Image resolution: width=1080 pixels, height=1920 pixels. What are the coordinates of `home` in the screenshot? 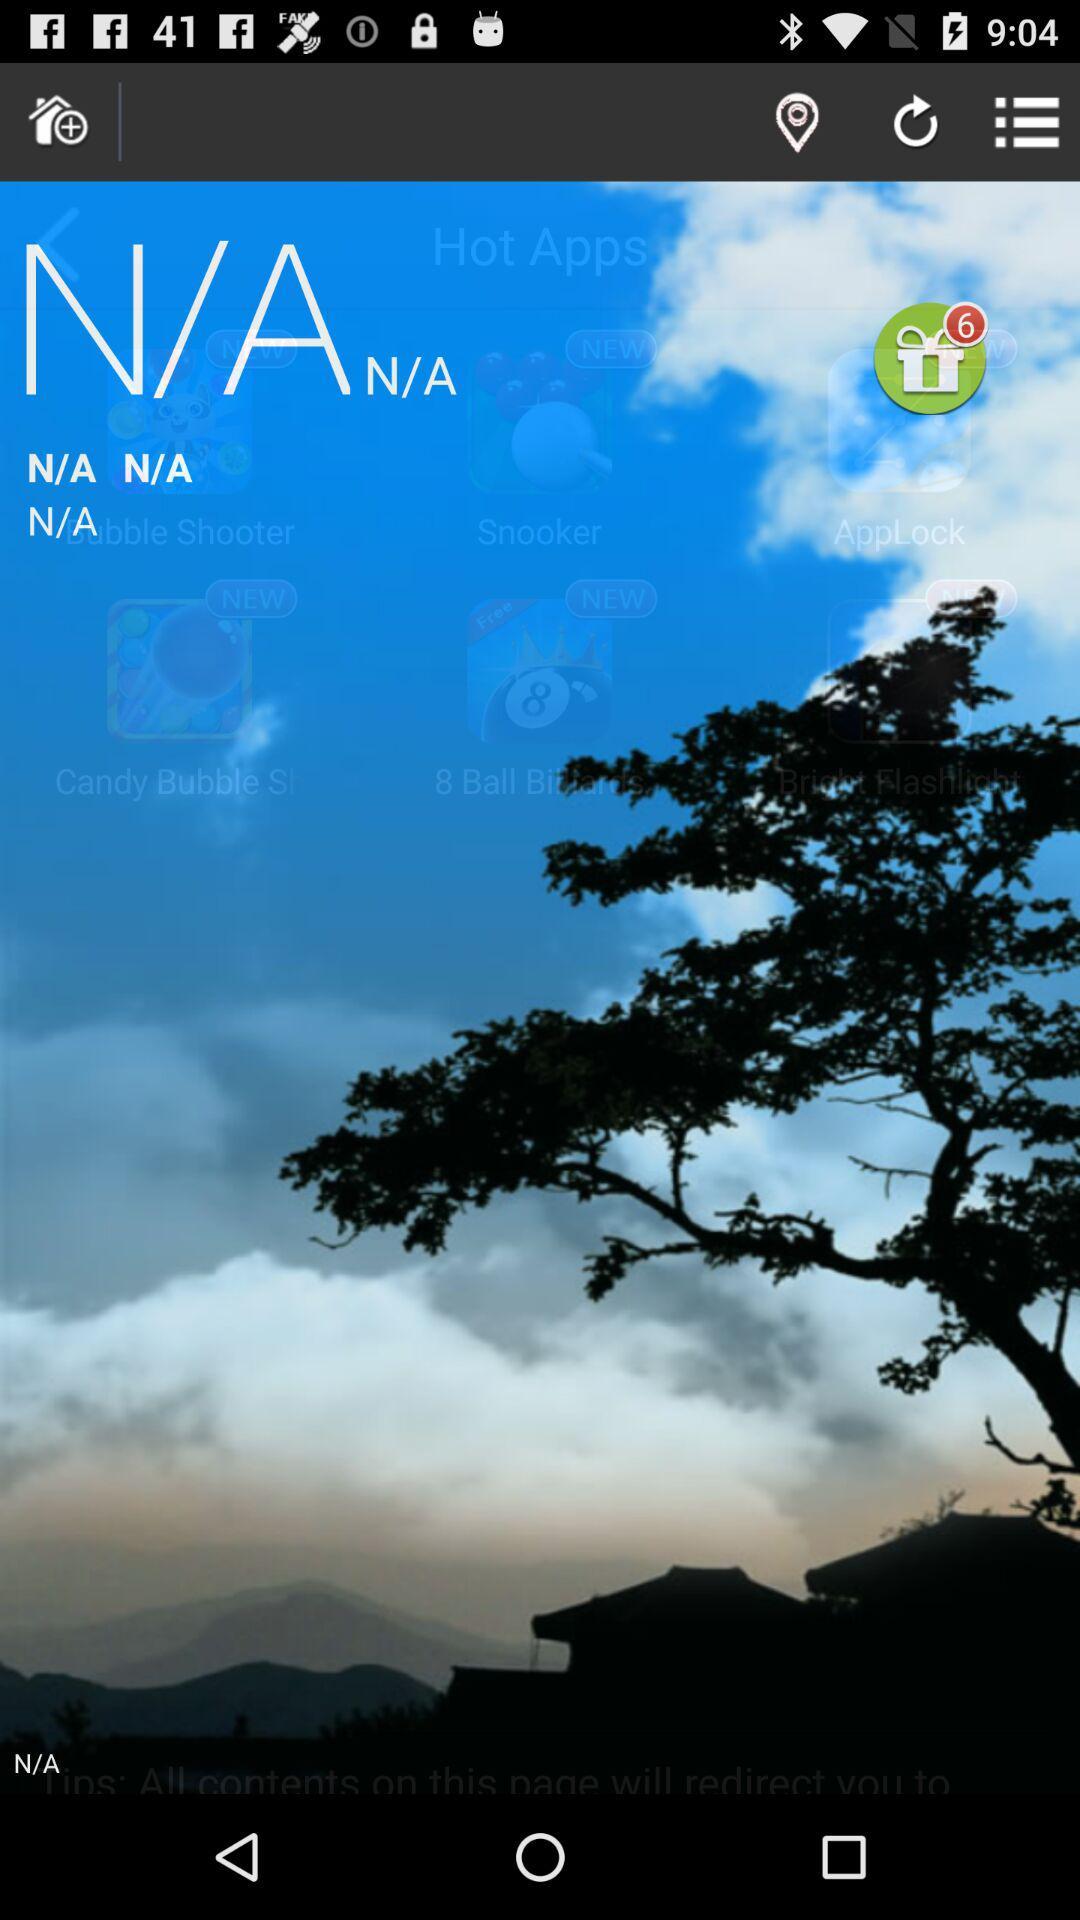 It's located at (58, 121).